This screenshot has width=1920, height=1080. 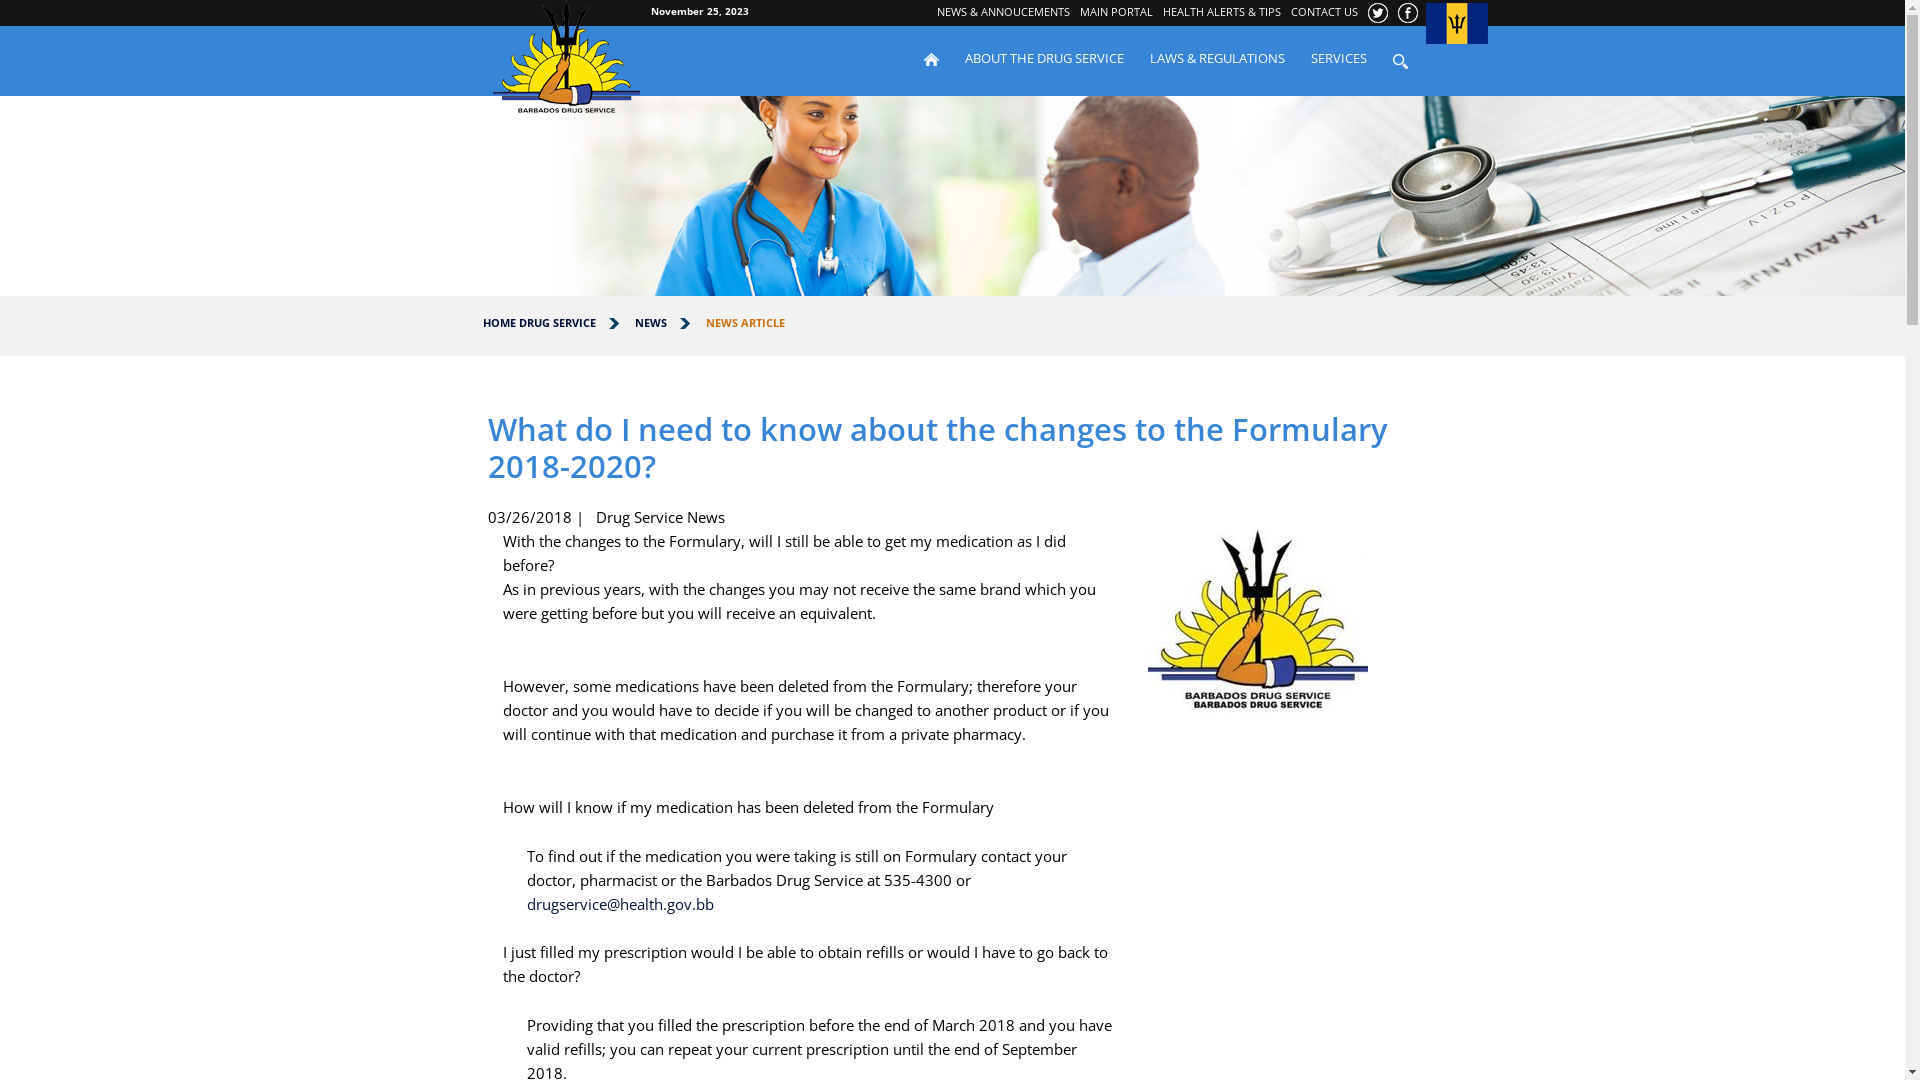 What do you see at coordinates (1339, 56) in the screenshot?
I see `'SERVICES'` at bounding box center [1339, 56].